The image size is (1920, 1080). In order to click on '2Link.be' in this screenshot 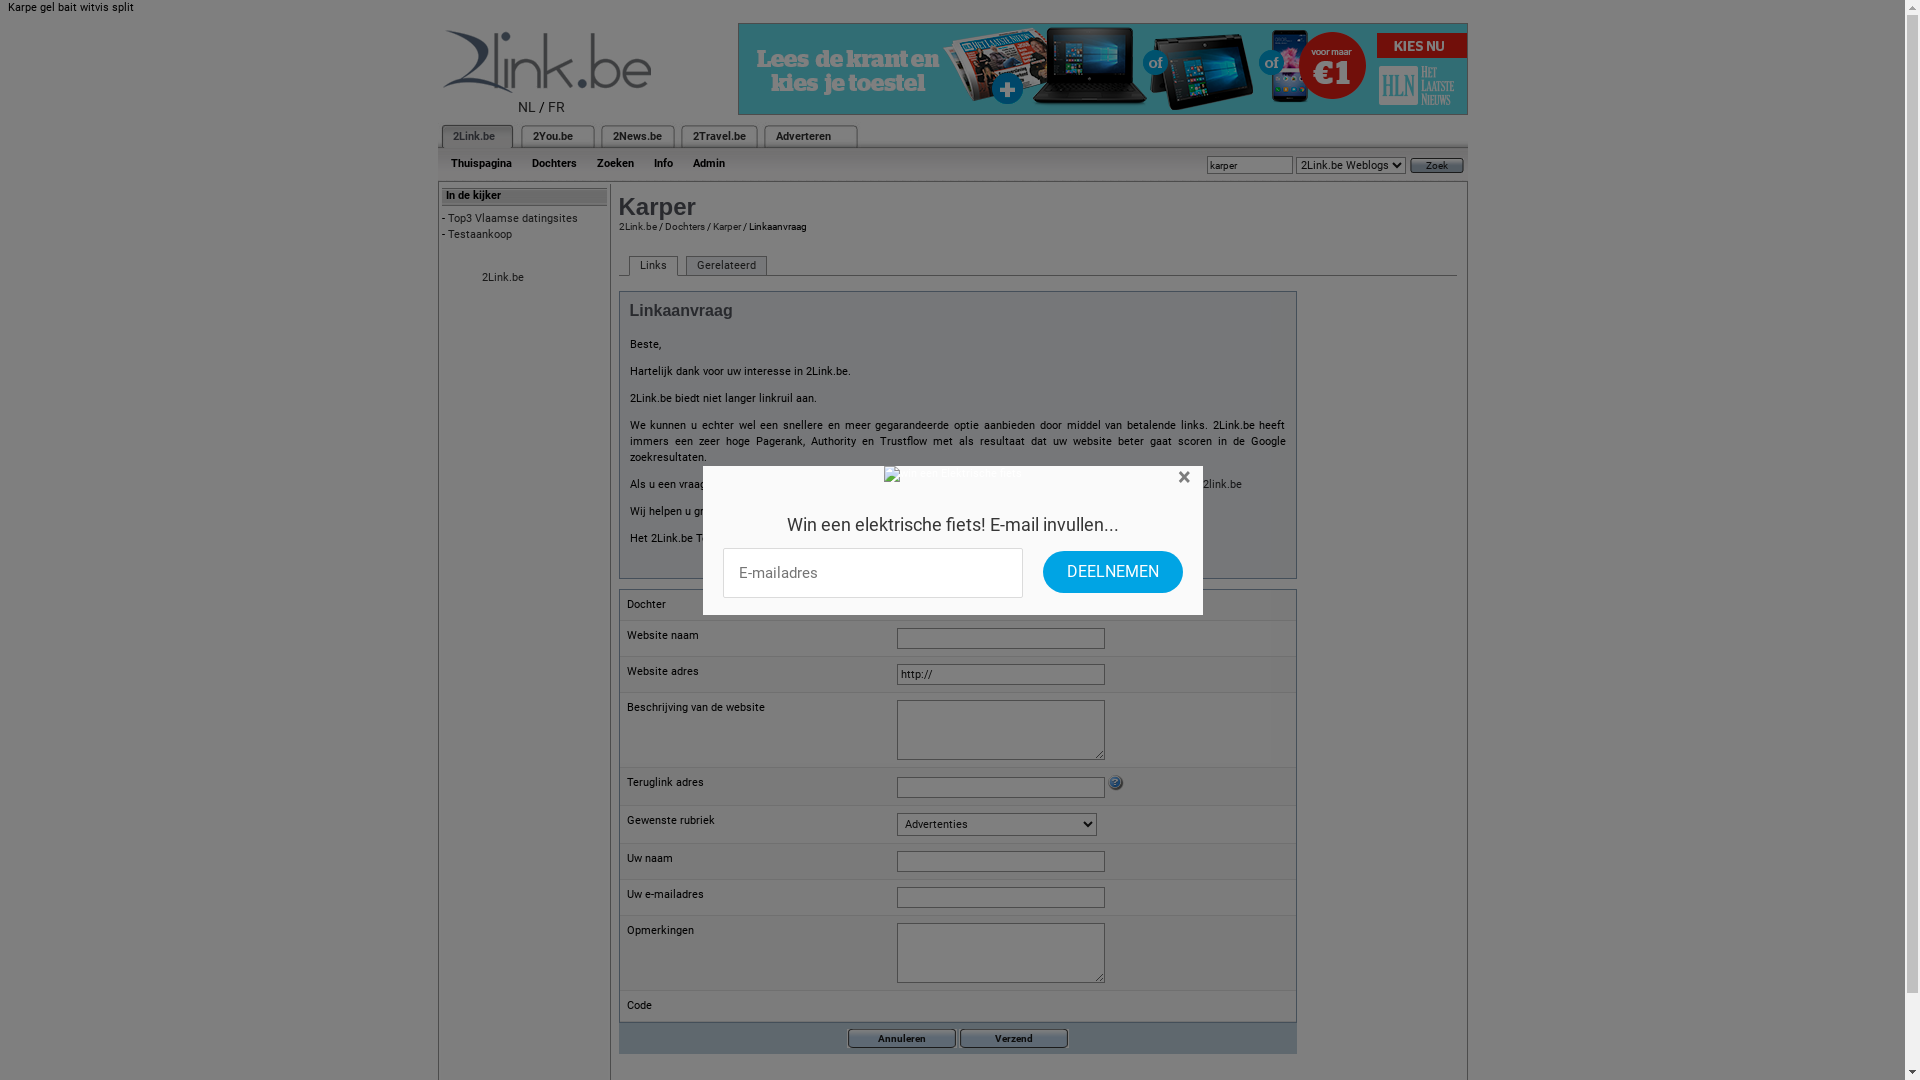, I will do `click(472, 135)`.